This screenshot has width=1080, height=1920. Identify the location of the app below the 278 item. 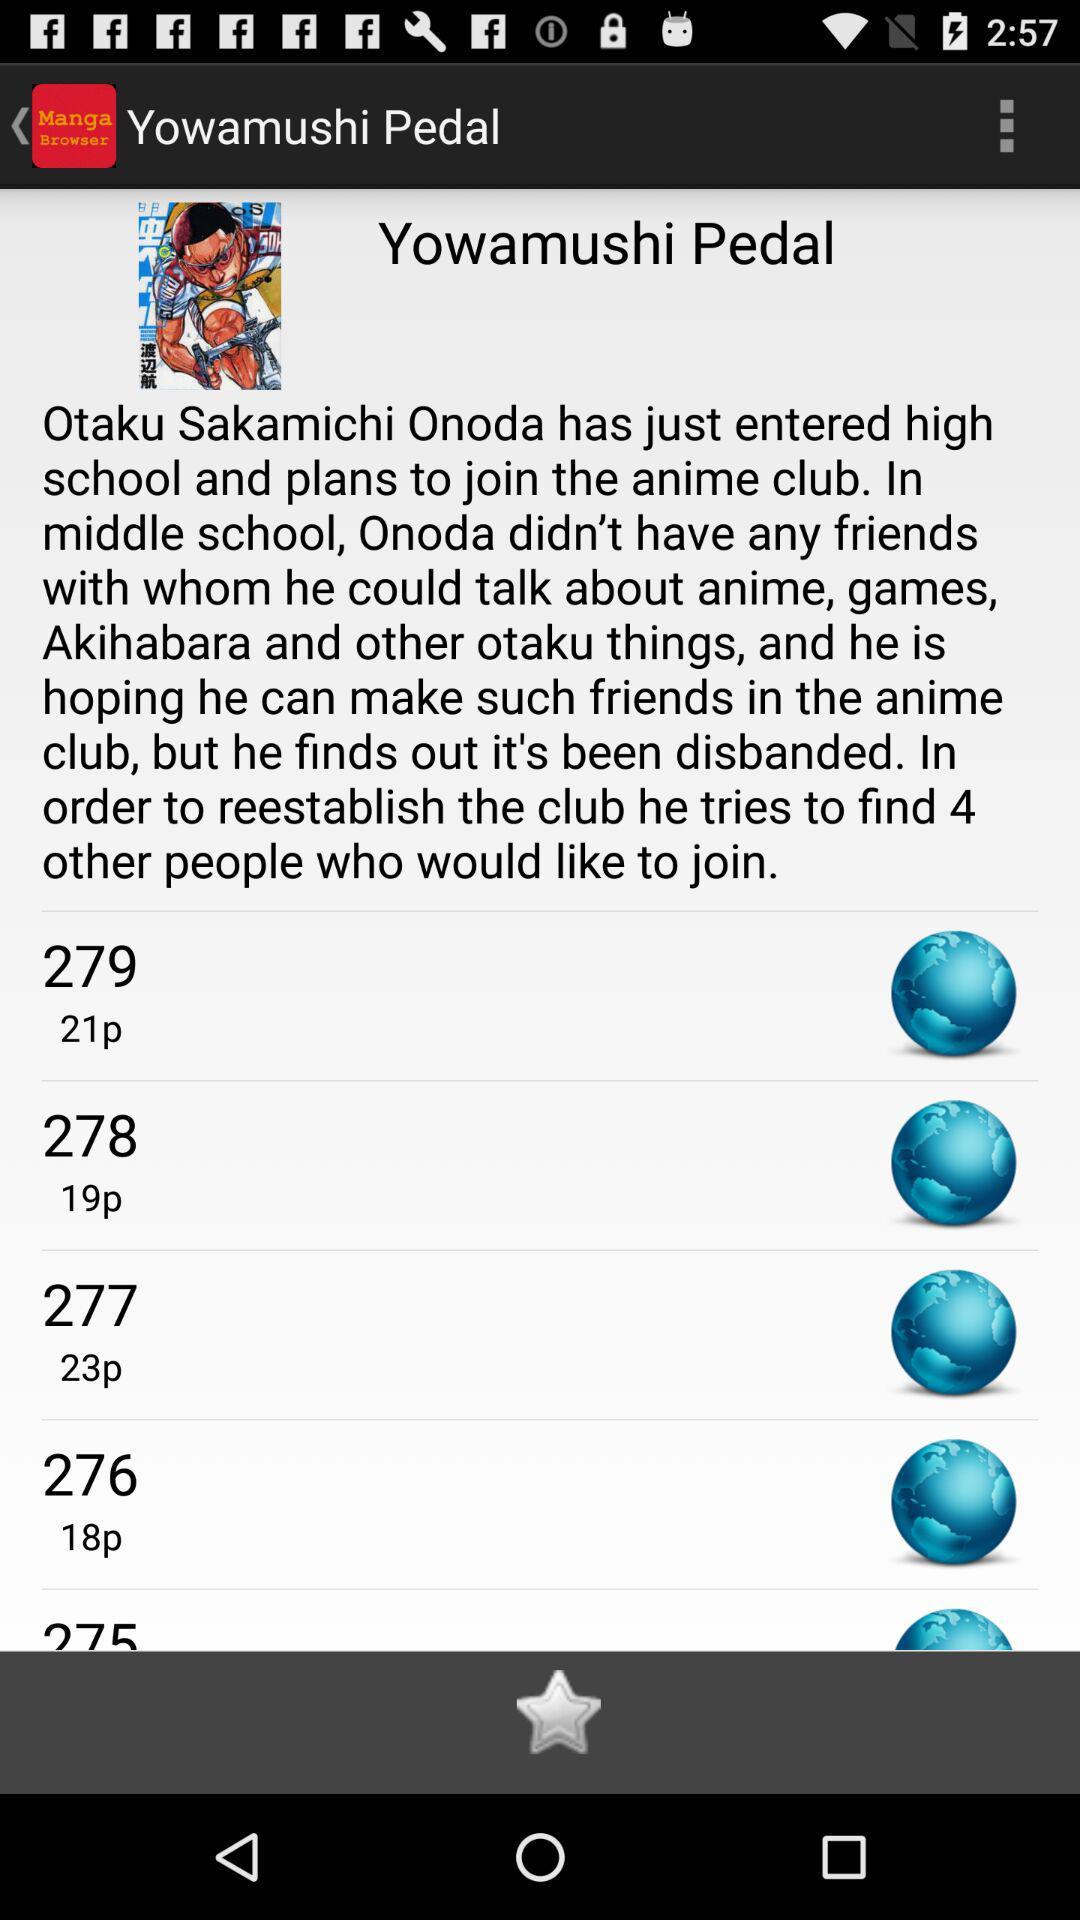
(81, 1196).